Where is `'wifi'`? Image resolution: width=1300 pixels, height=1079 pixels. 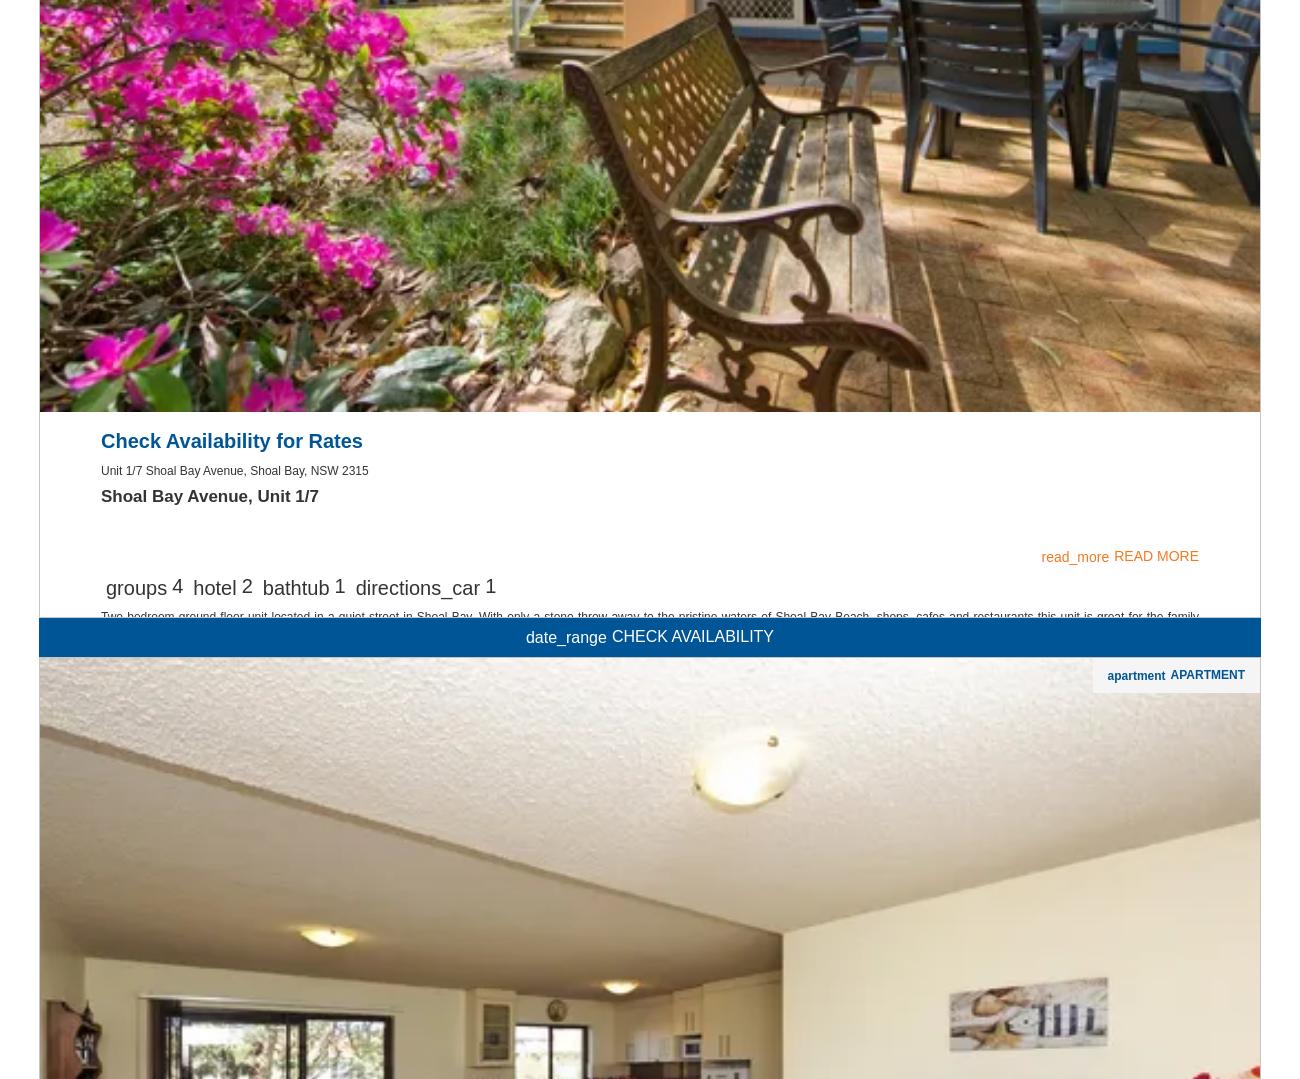 'wifi' is located at coordinates (649, 1012).